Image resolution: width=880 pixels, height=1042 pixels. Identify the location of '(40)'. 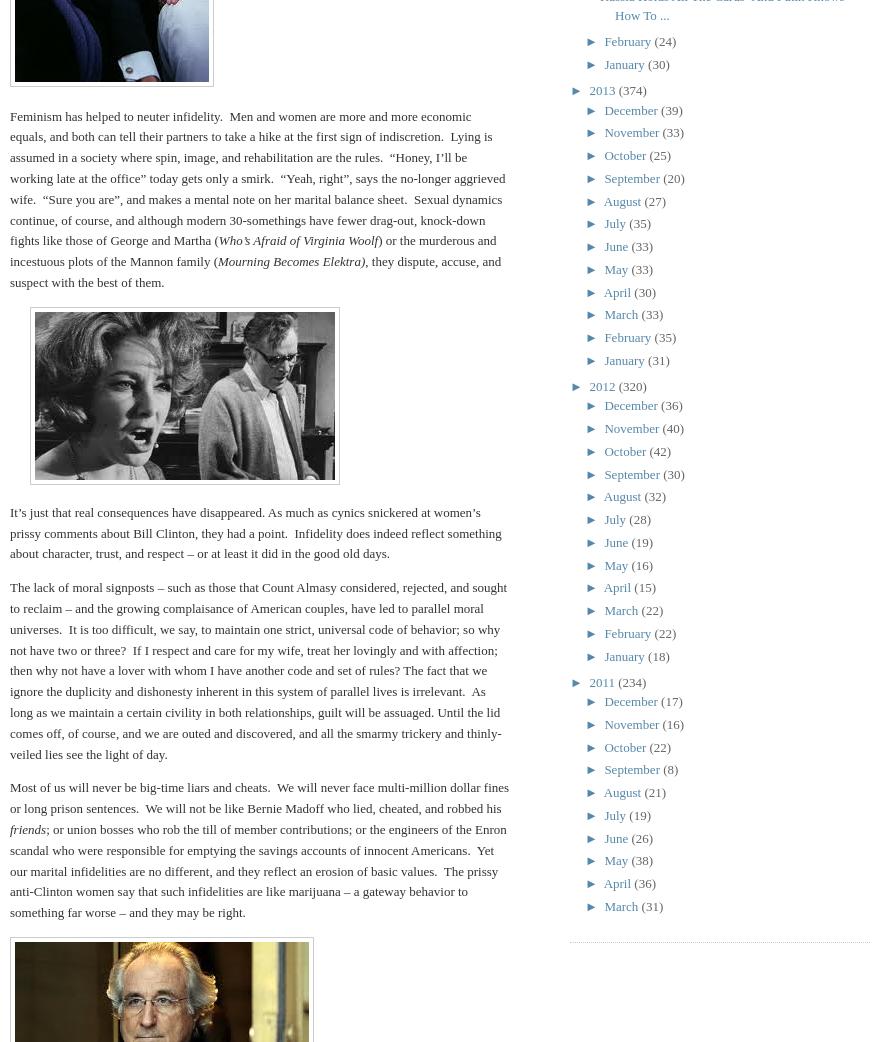
(661, 427).